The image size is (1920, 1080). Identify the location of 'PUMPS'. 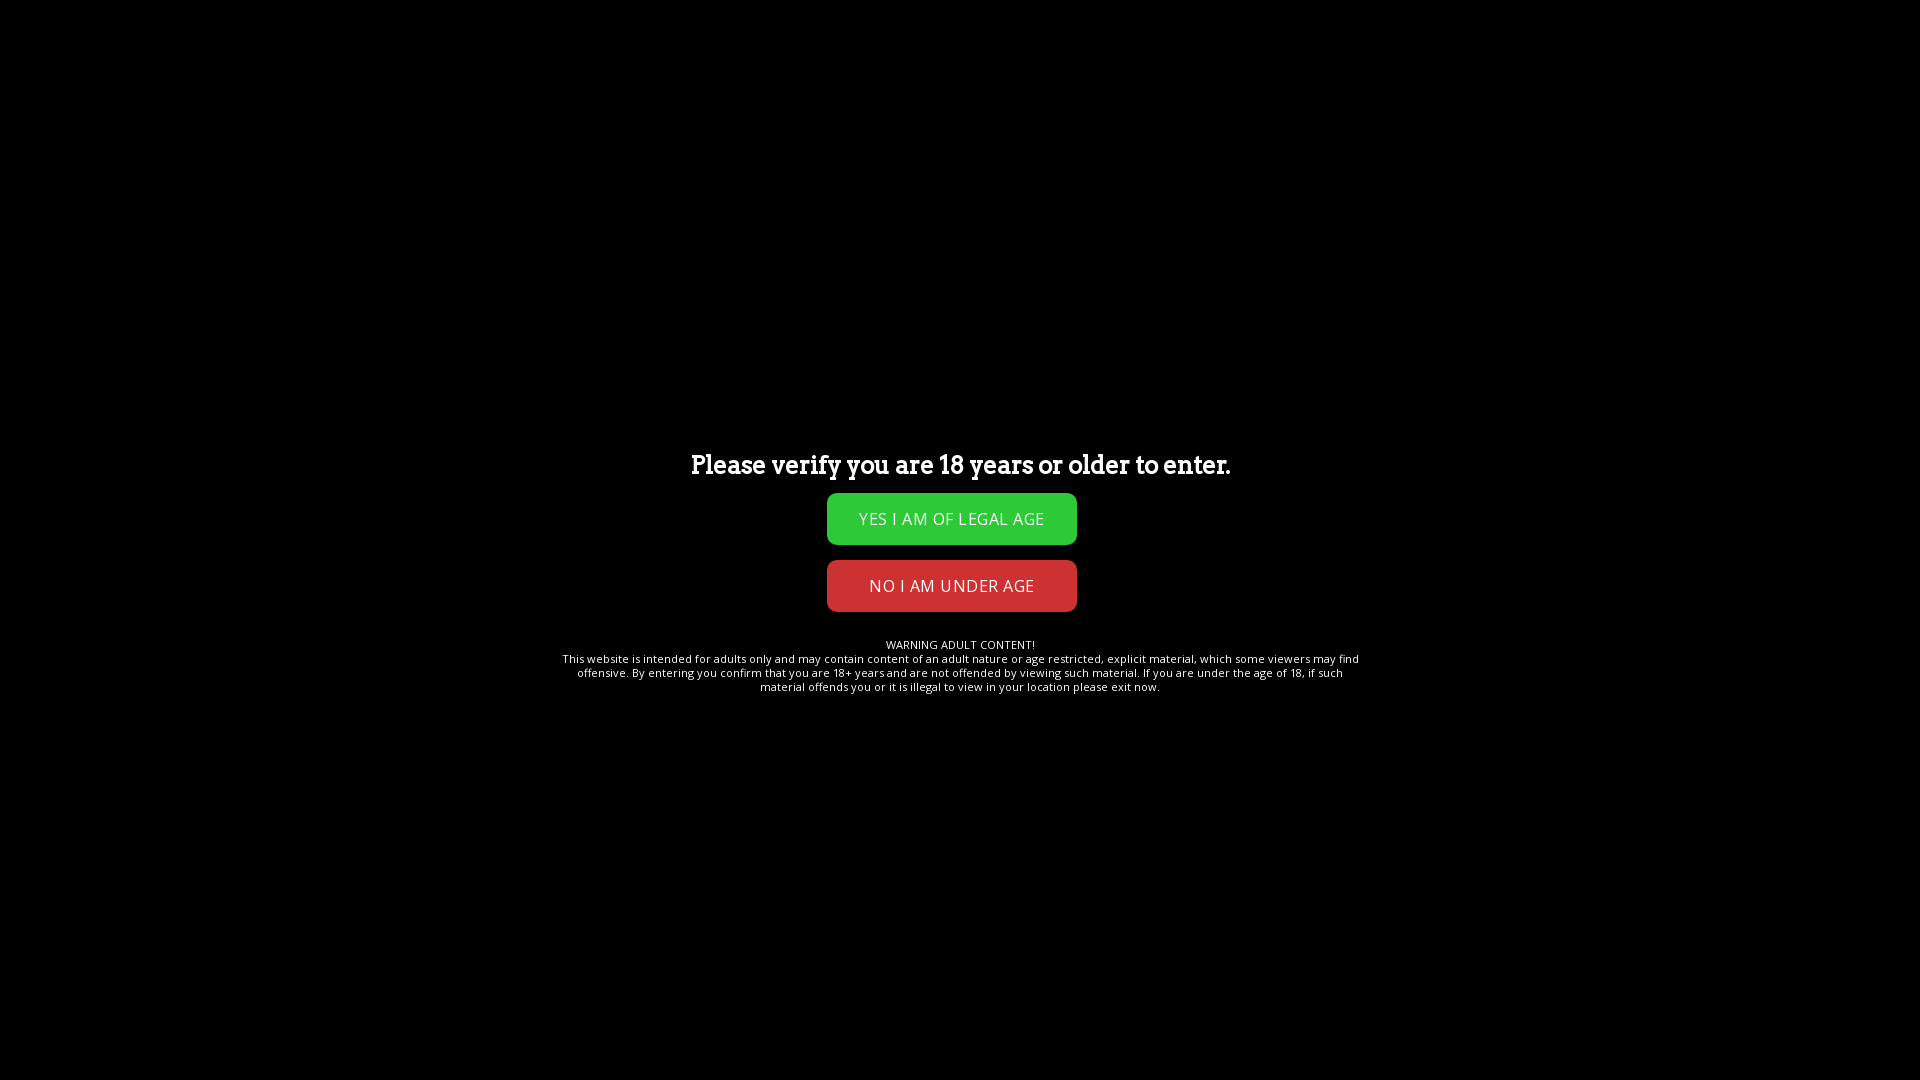
(96, 149).